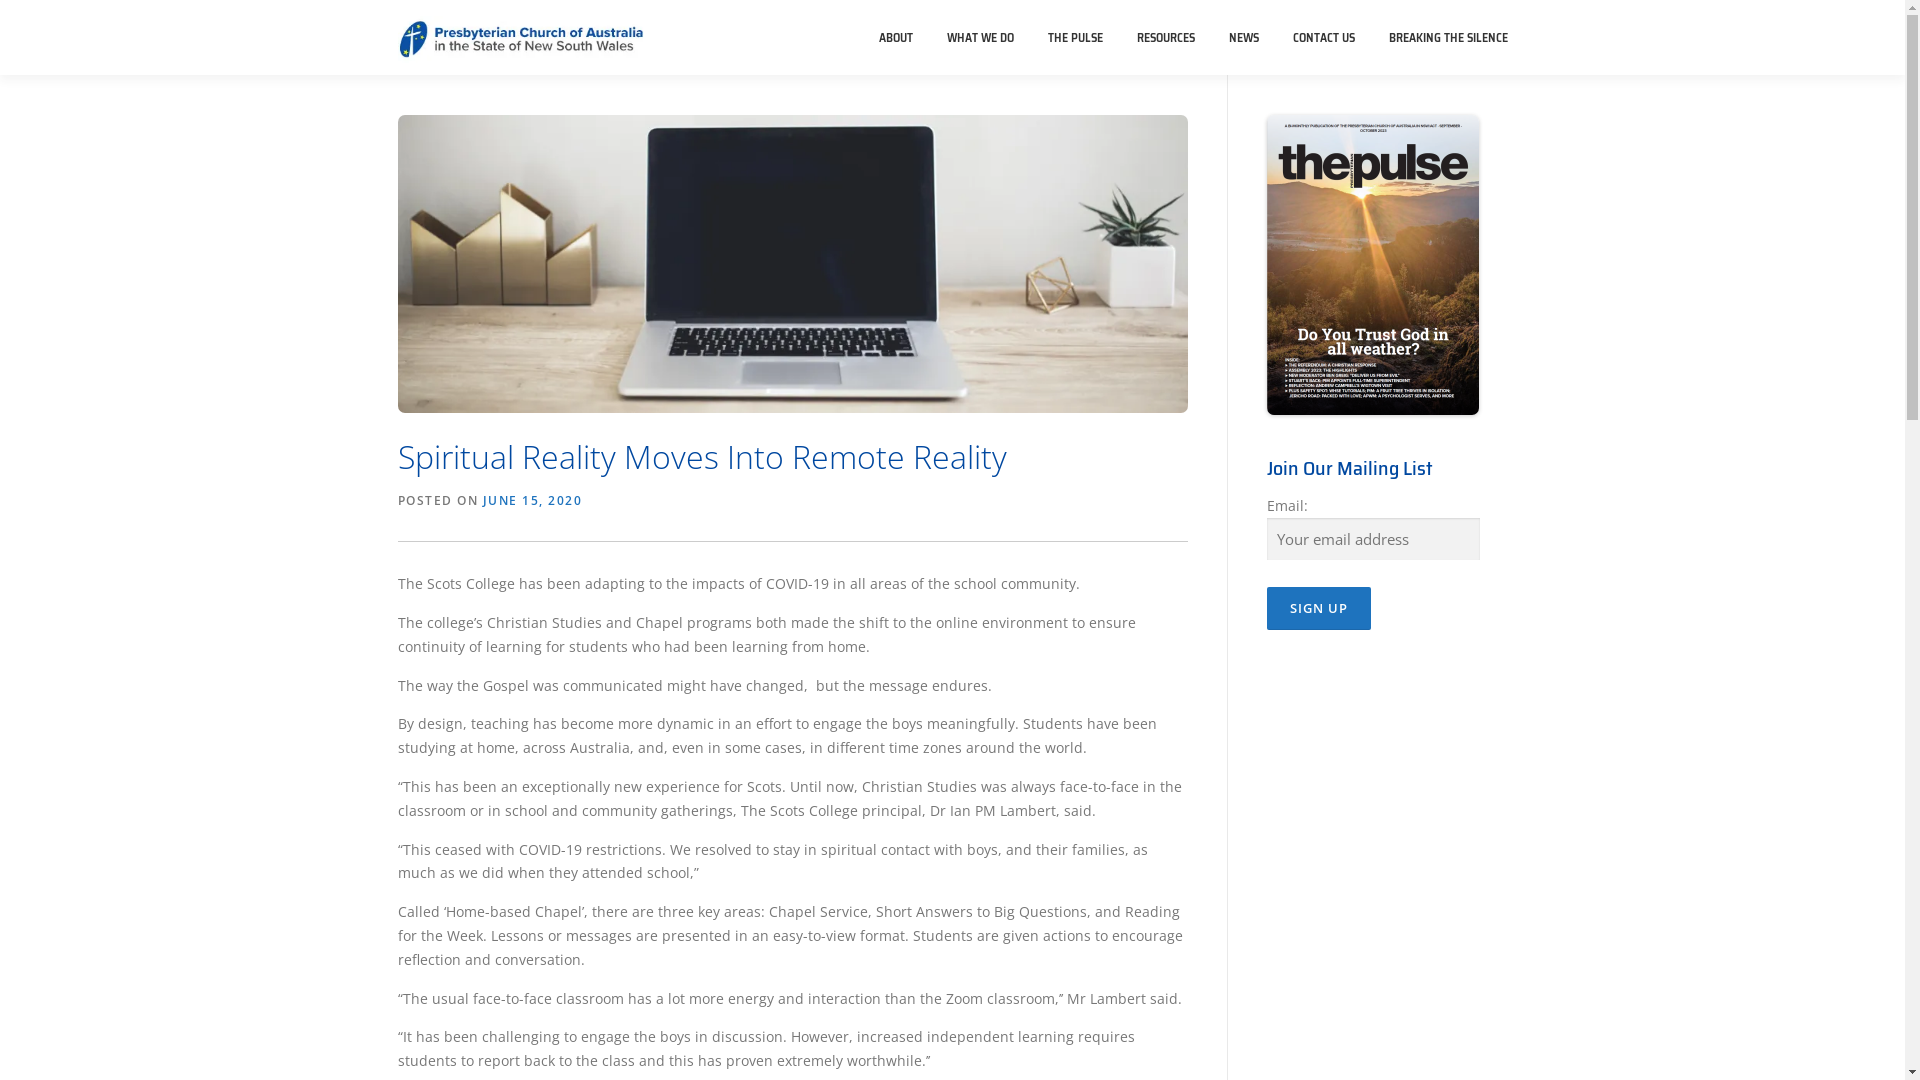  What do you see at coordinates (895, 37) in the screenshot?
I see `'ABOUT'` at bounding box center [895, 37].